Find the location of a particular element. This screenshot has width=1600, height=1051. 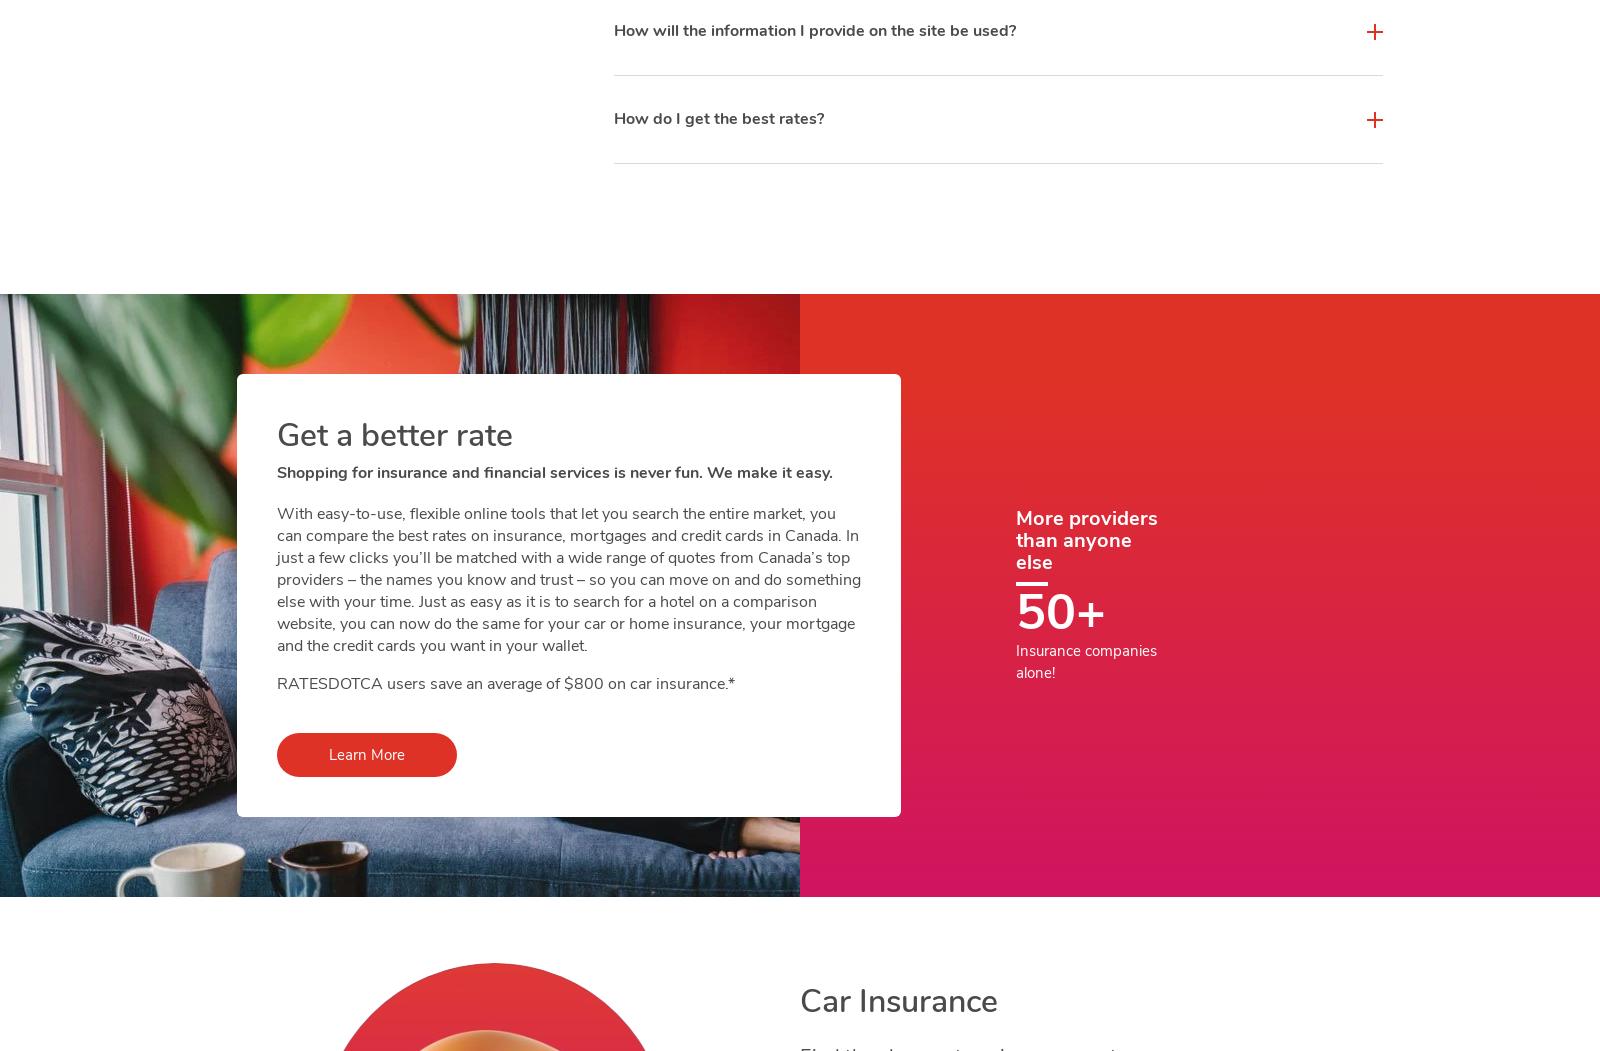

'With easy-to-use, flexible online tools that let you search the entire market, you can compare the best rates on insurance, mortgages and credit cards in Canada. In just a few clicks you’ll be matched with a wide range of quotes from Canada’s top providers – the names you know and trust – so you can move on and do something else with your time. Just as easy as it is to search for a hotel on a comparison website, you can now do the same for your car or home insurance, your mortgage and the credit cards you want in your wallet.' is located at coordinates (276, 580).